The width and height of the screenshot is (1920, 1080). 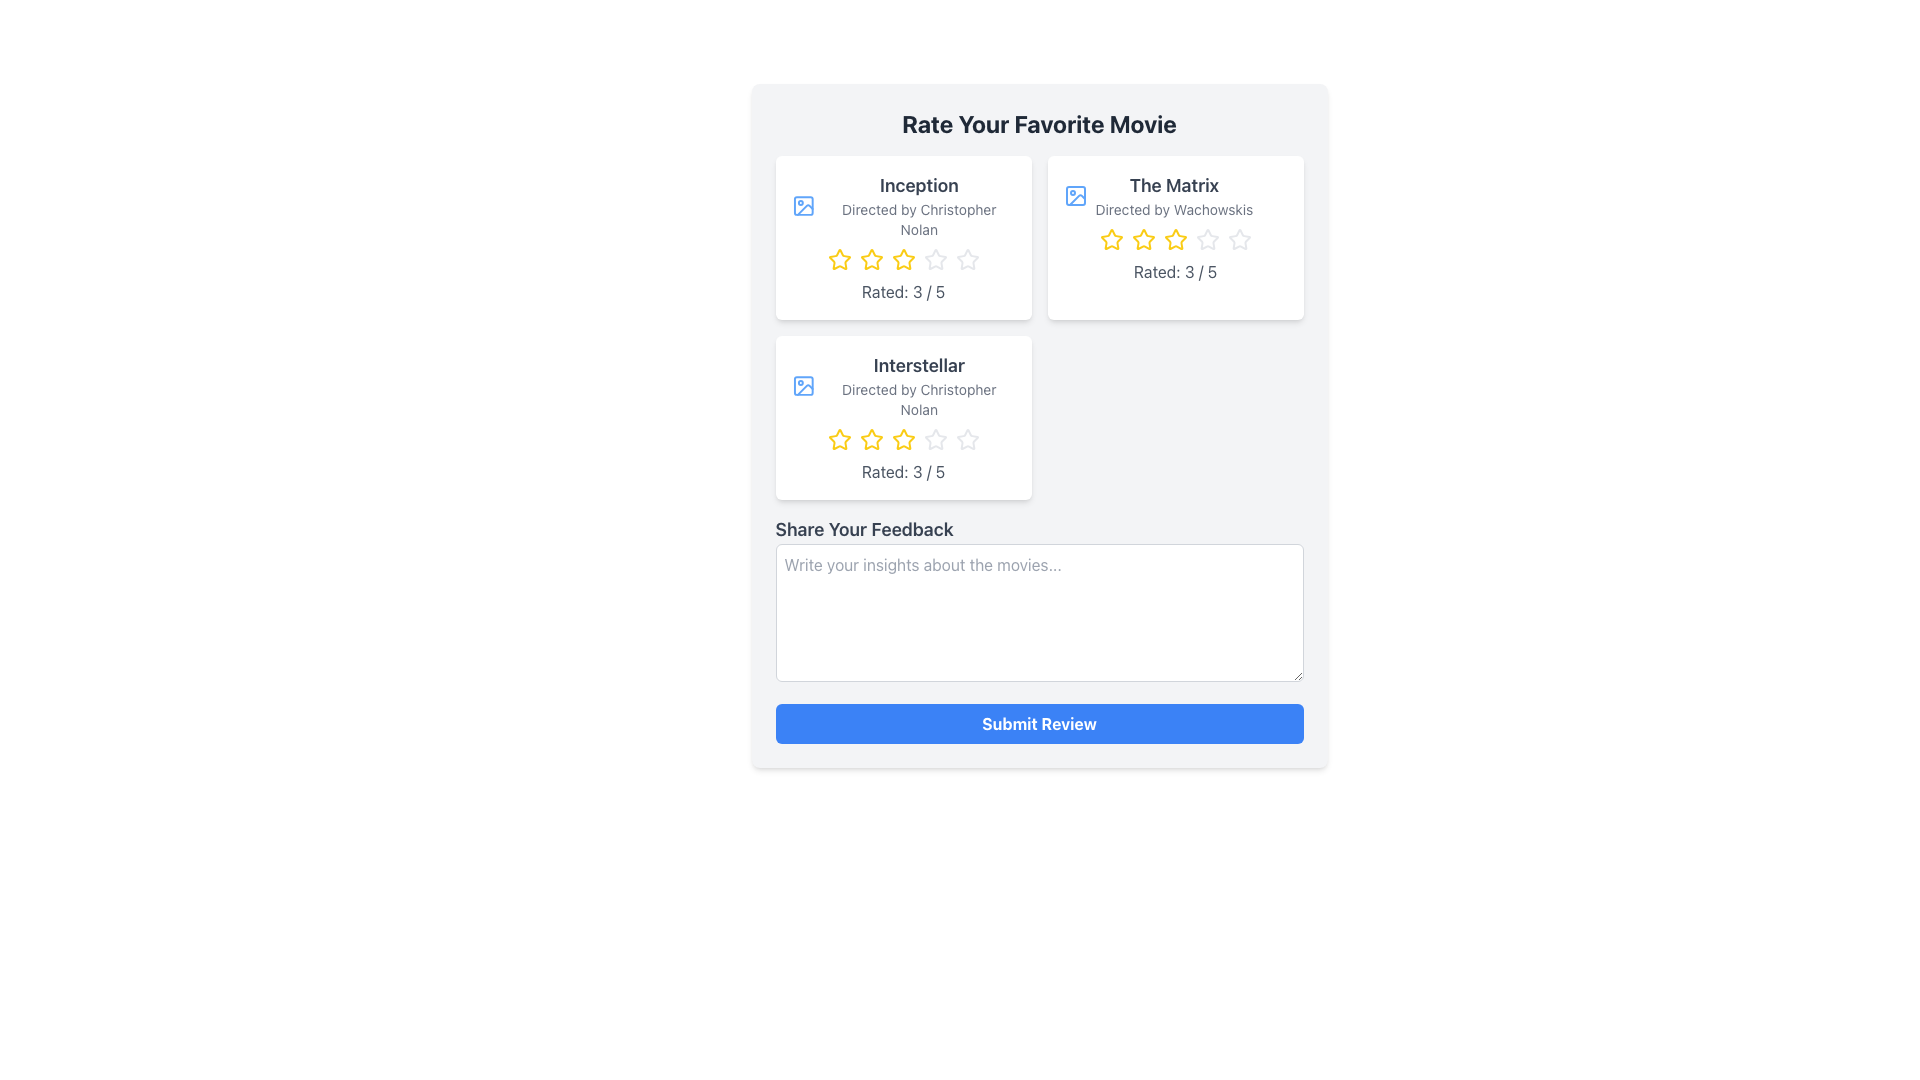 I want to click on on the second star icon in the rating bar, so click(x=839, y=258).